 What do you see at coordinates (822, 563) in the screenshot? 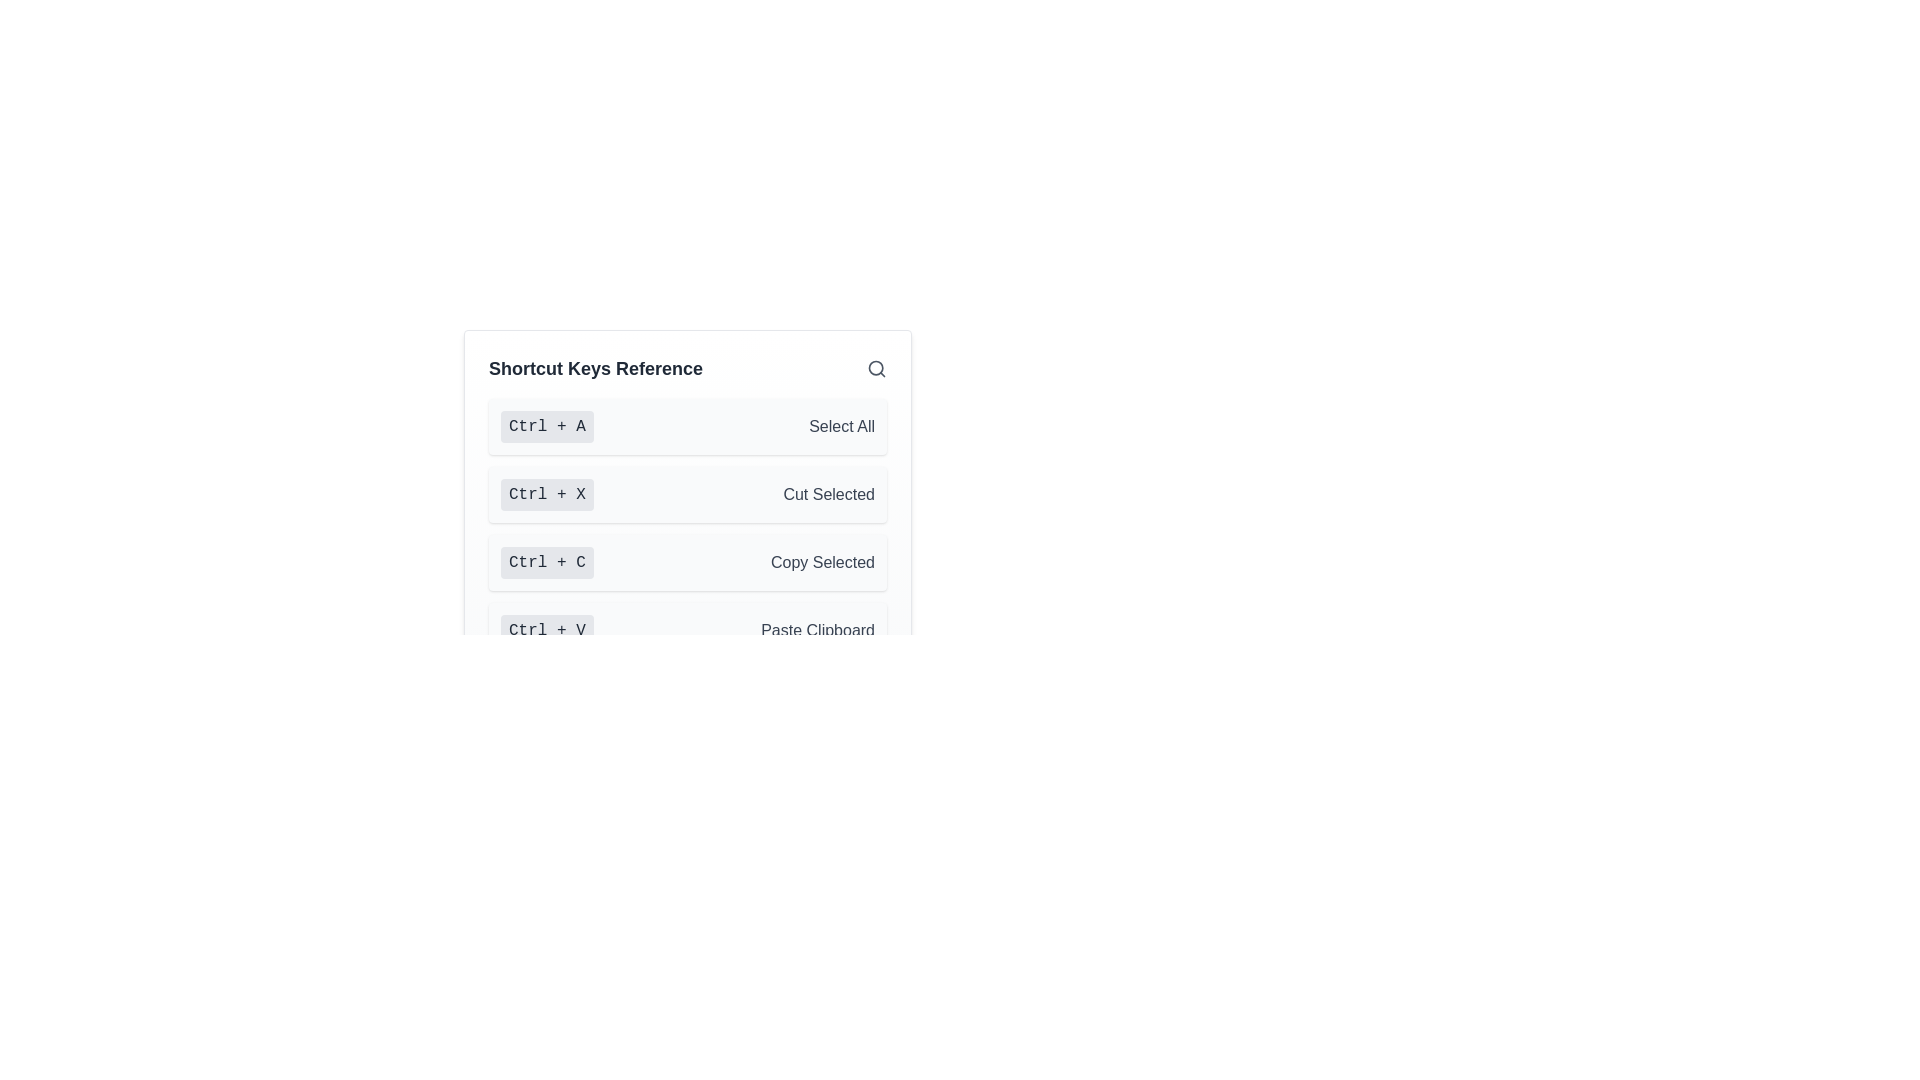
I see `the Text label that describes the 'Ctrl + C' shortcut action for copying selected items in the 'Shortcut Keys Reference' list` at bounding box center [822, 563].